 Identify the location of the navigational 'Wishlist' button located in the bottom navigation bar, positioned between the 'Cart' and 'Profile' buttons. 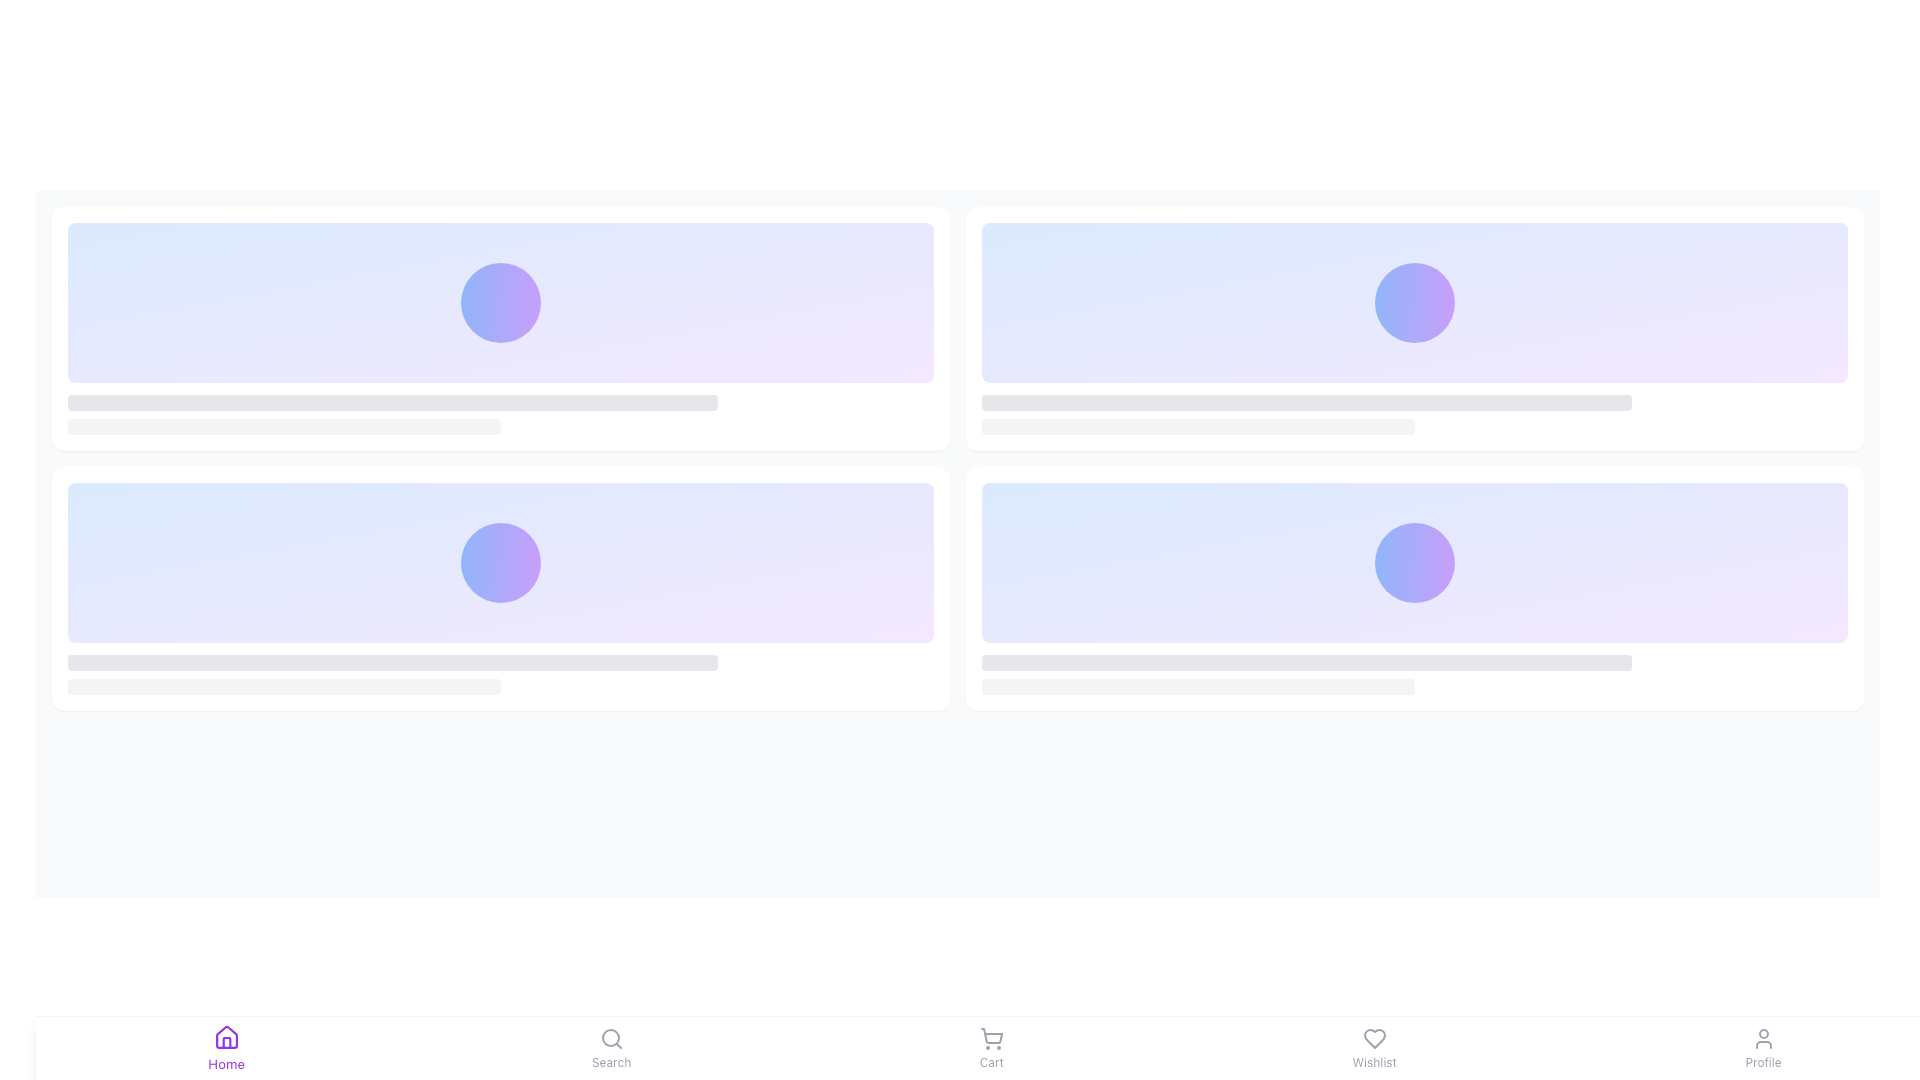
(1373, 1047).